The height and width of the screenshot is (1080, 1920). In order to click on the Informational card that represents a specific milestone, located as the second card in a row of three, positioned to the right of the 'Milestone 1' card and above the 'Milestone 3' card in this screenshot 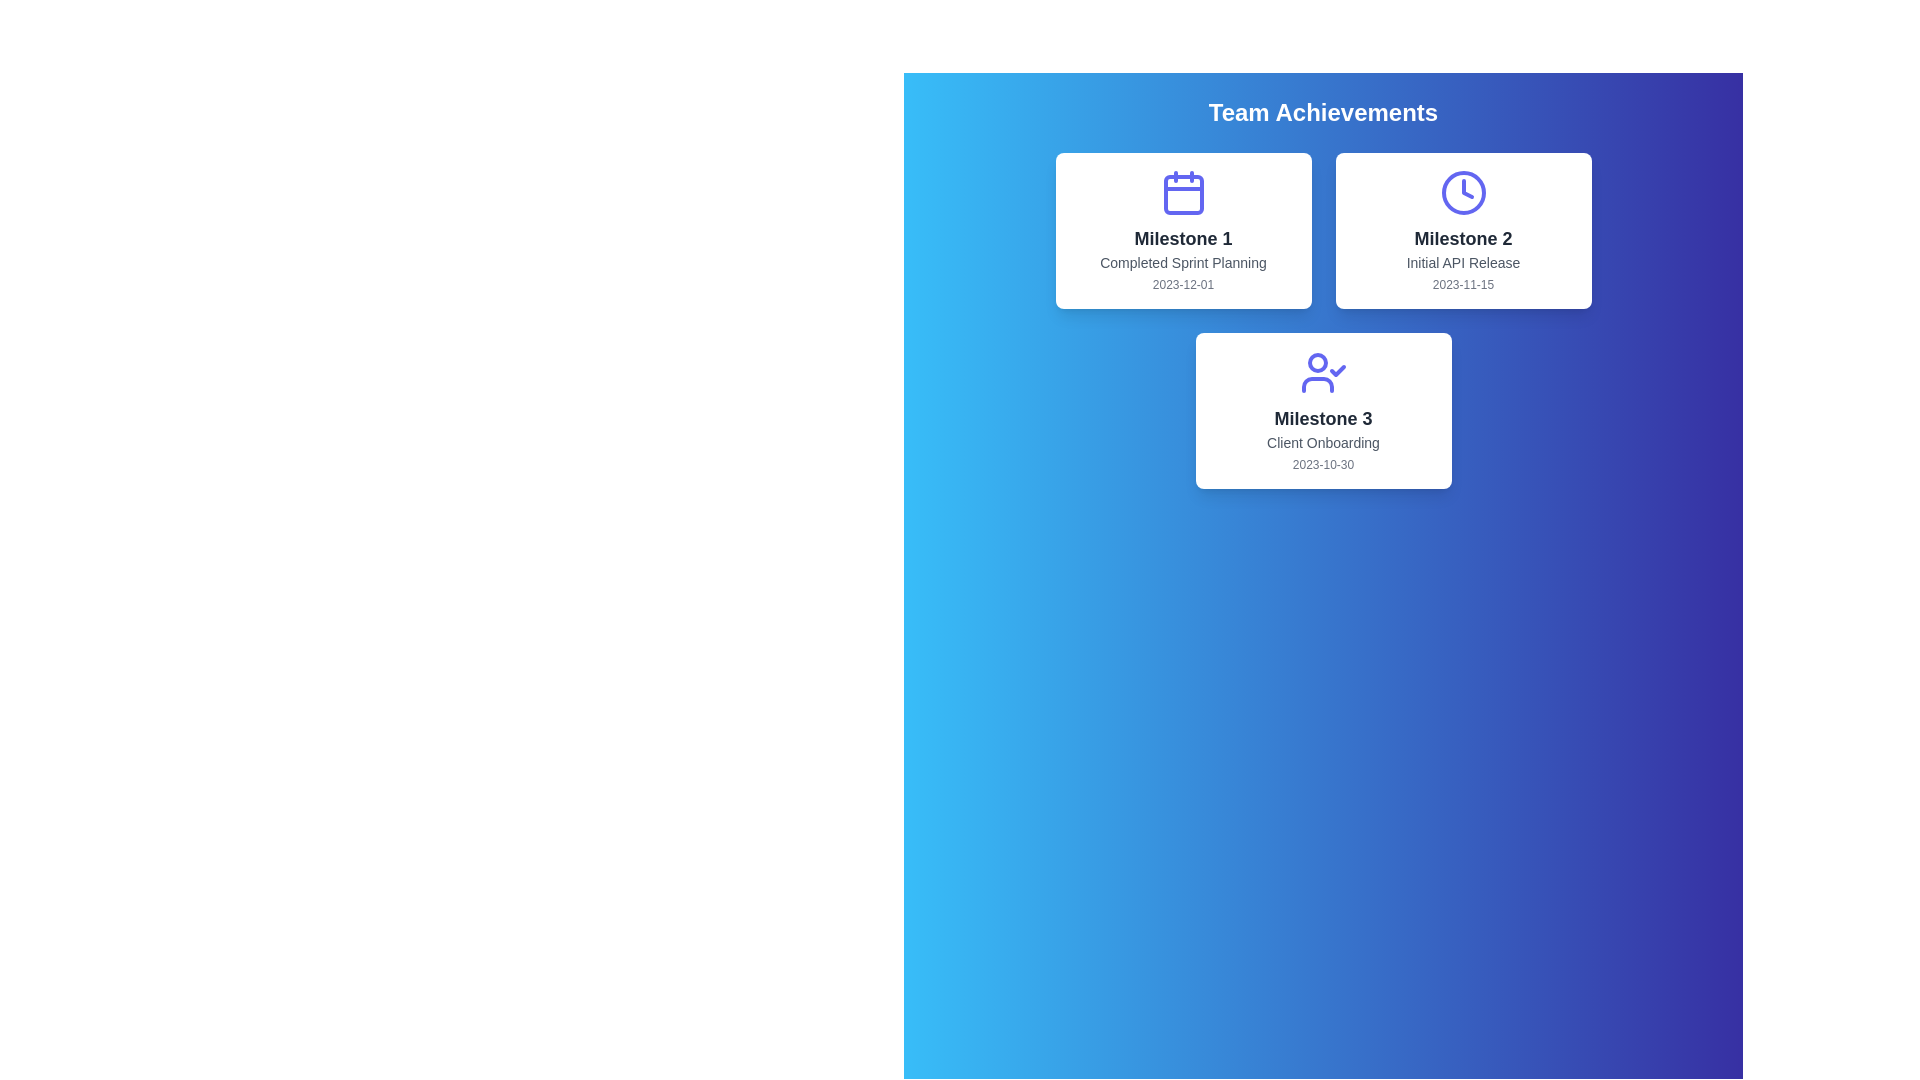, I will do `click(1463, 230)`.